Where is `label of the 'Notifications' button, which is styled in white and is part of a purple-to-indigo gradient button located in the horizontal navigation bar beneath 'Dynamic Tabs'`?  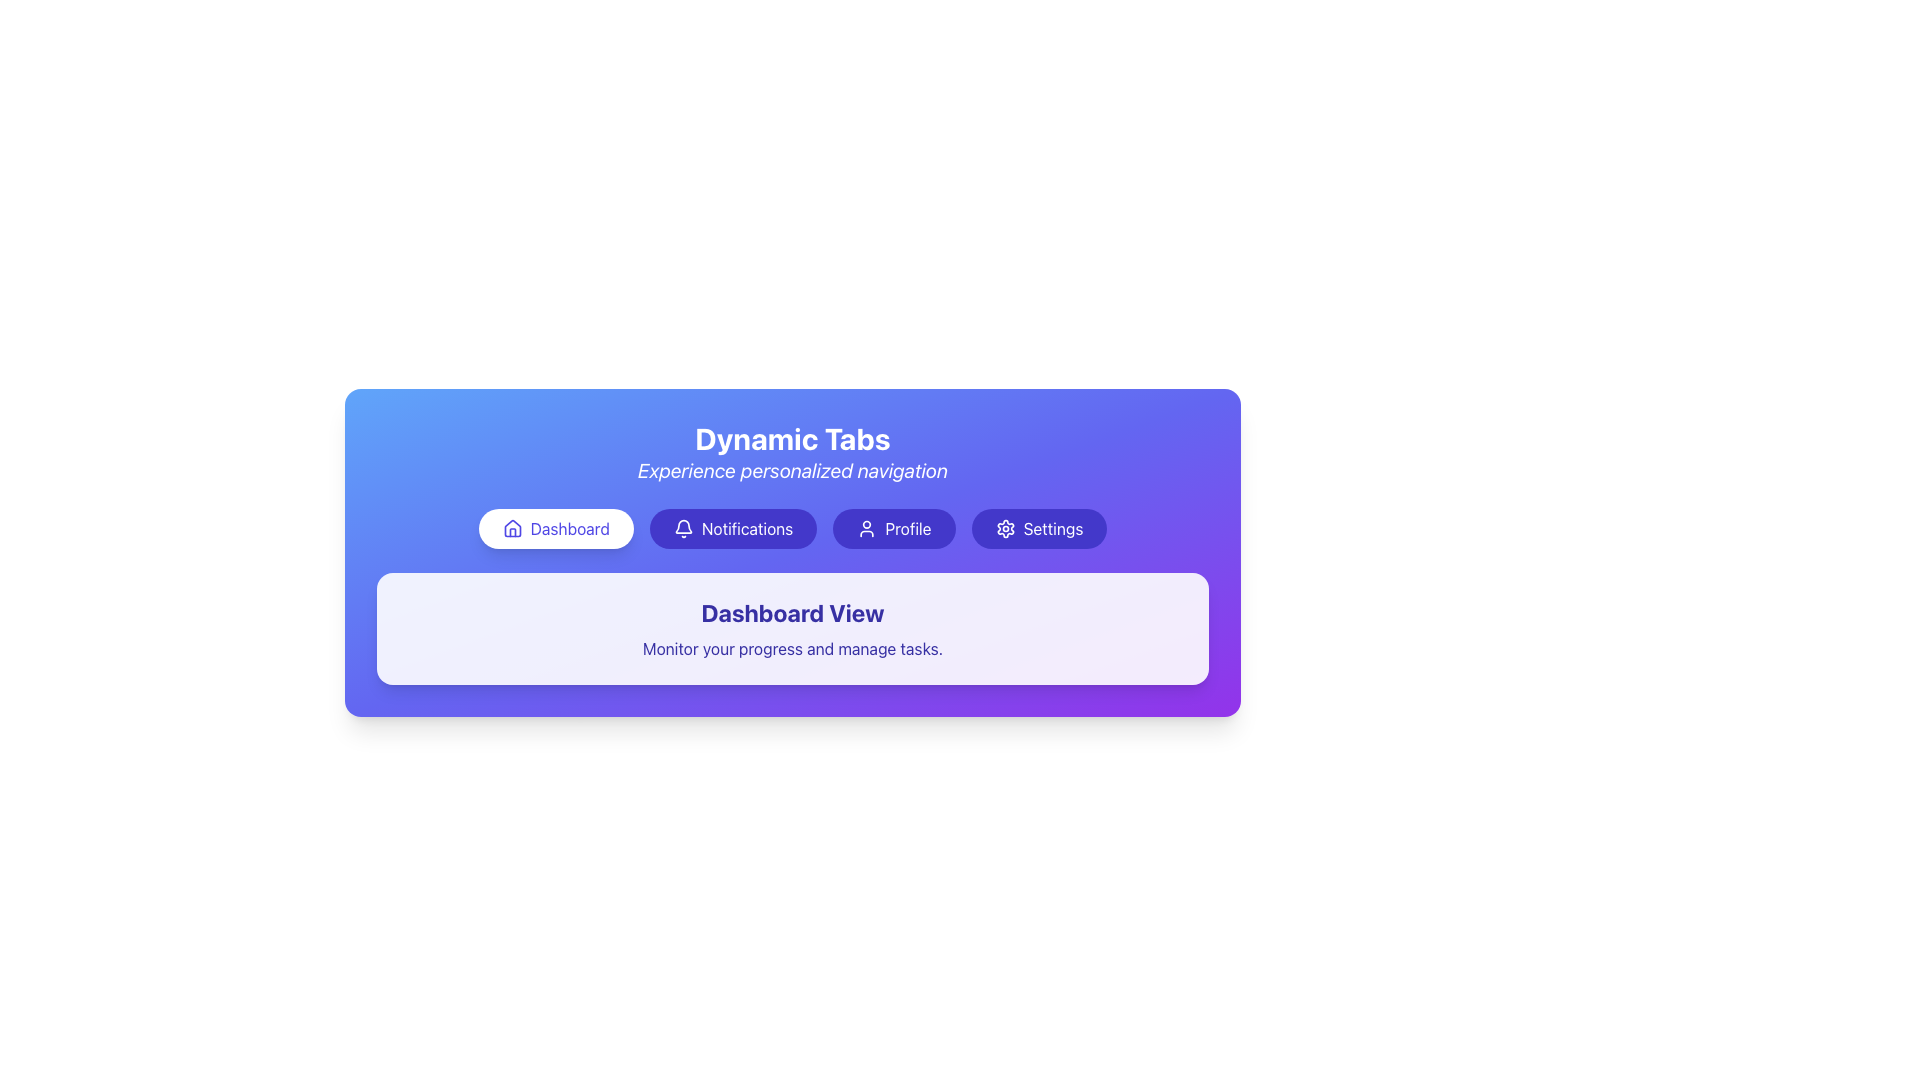
label of the 'Notifications' button, which is styled in white and is part of a purple-to-indigo gradient button located in the horizontal navigation bar beneath 'Dynamic Tabs' is located at coordinates (746, 527).